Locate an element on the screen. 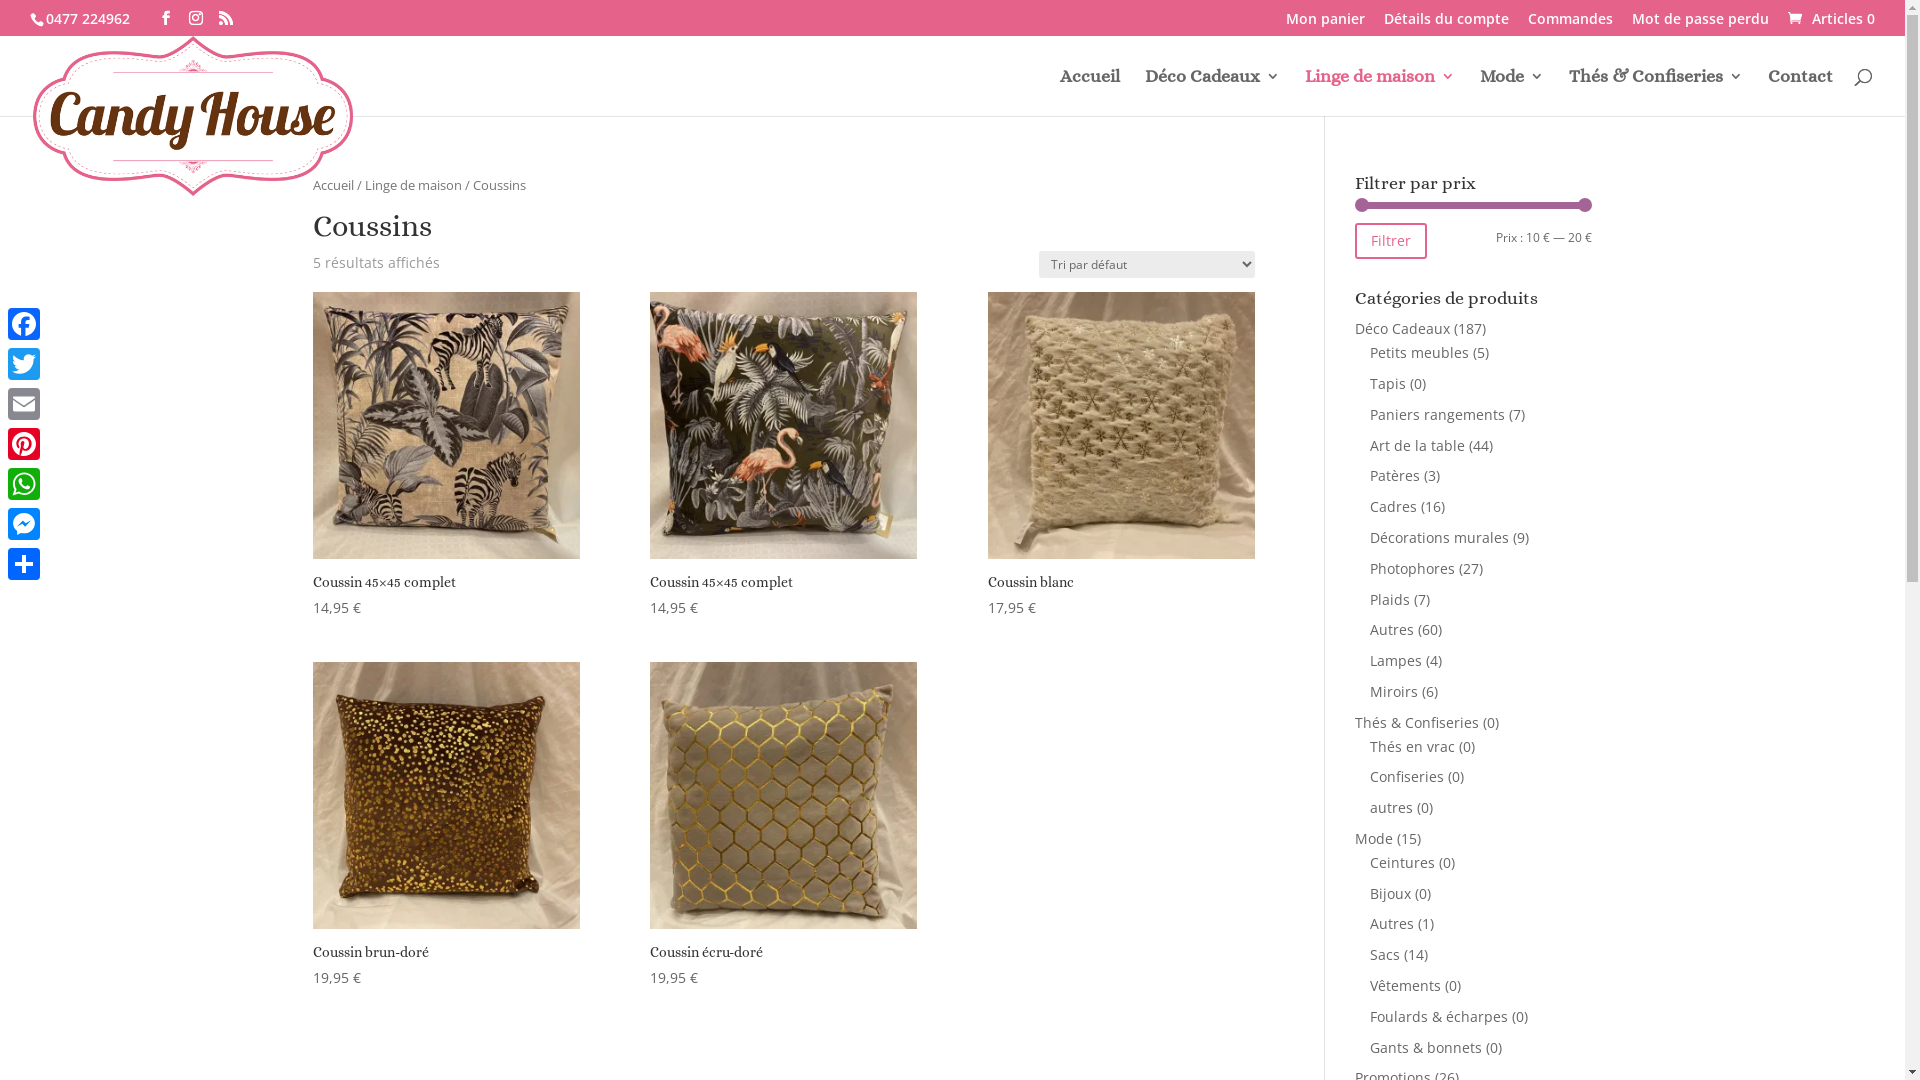  'autres' is located at coordinates (1390, 806).